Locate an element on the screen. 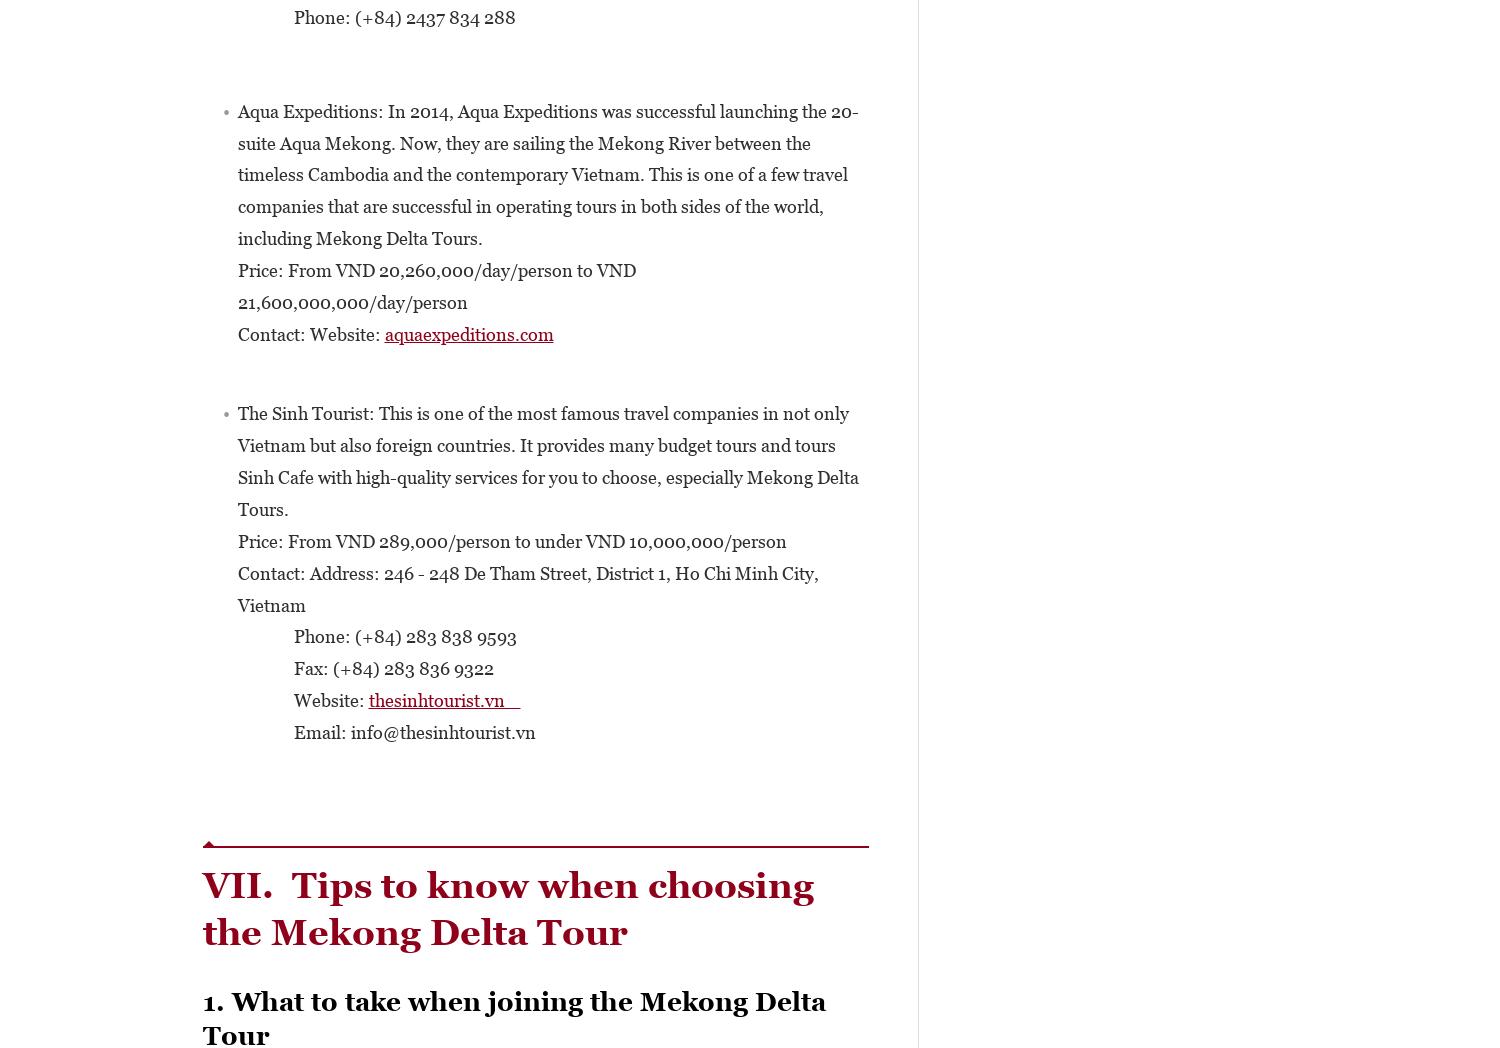 This screenshot has width=1500, height=1048. 'Aqua Expeditions: In 2014, Aqua Expeditions was successful launching the 20-suite Aqua Mekong. Now, they are sailing the Mekong River between the timeless Cambodia and the contemporary Vietnam. This is one of a few travel companies that are successful in operating tours in both sides of the world, including Mekong Delta Tours.' is located at coordinates (547, 174).